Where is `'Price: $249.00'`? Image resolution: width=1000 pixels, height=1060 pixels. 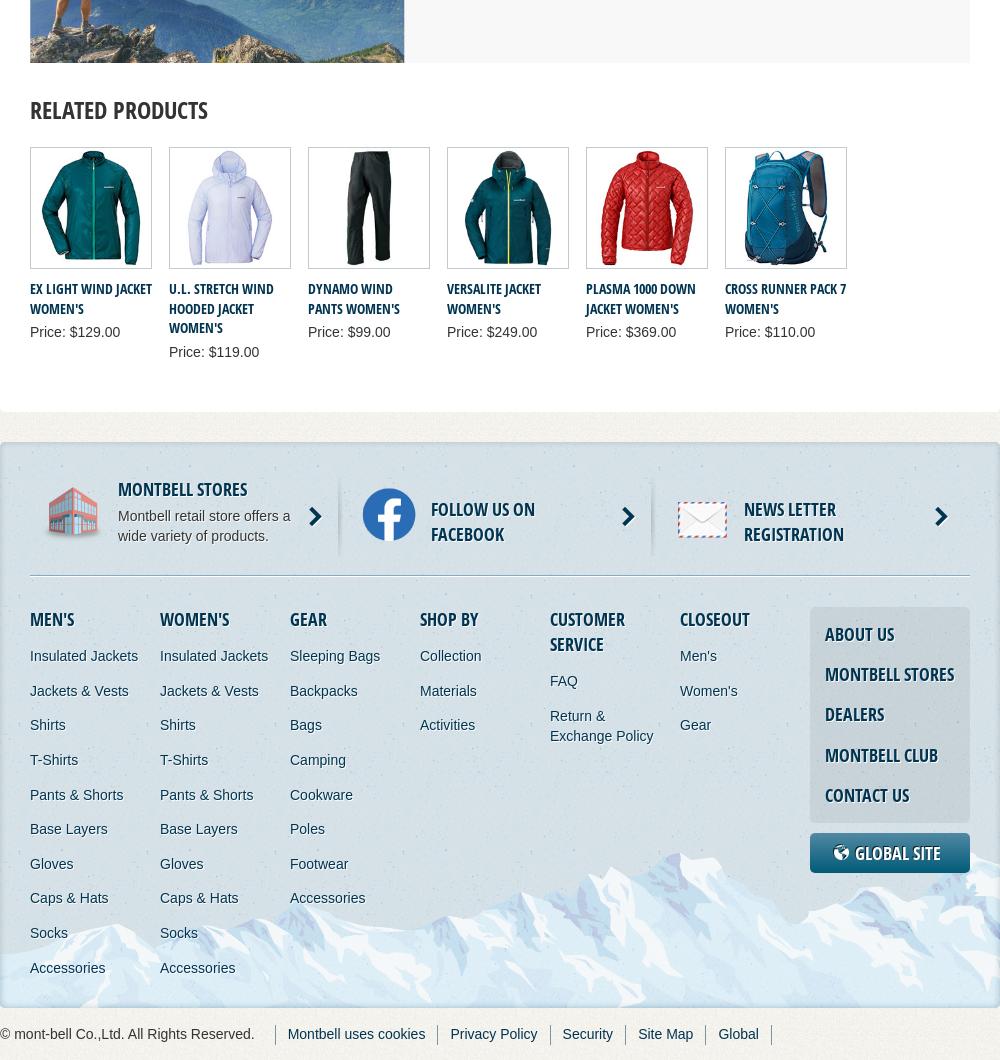
'Price: $249.00' is located at coordinates (491, 331).